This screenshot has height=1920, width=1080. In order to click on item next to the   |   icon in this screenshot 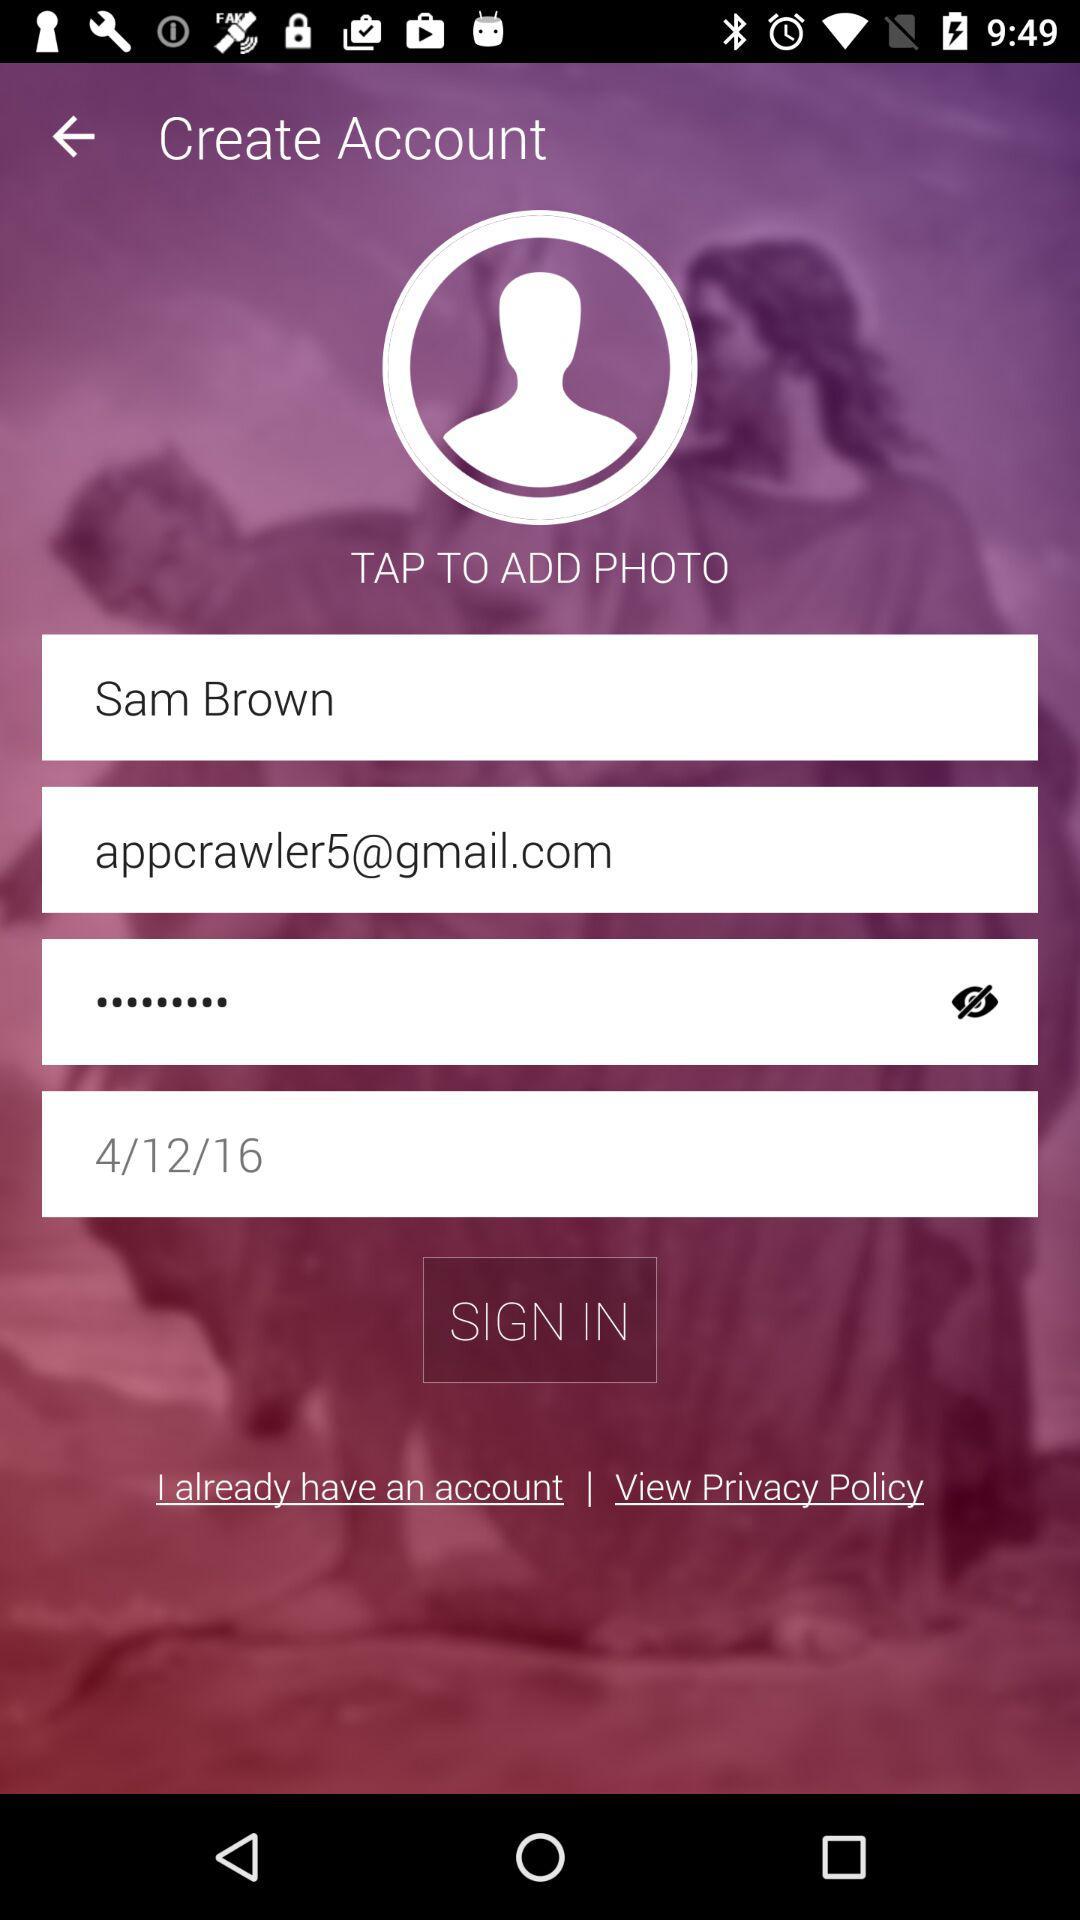, I will do `click(358, 1485)`.